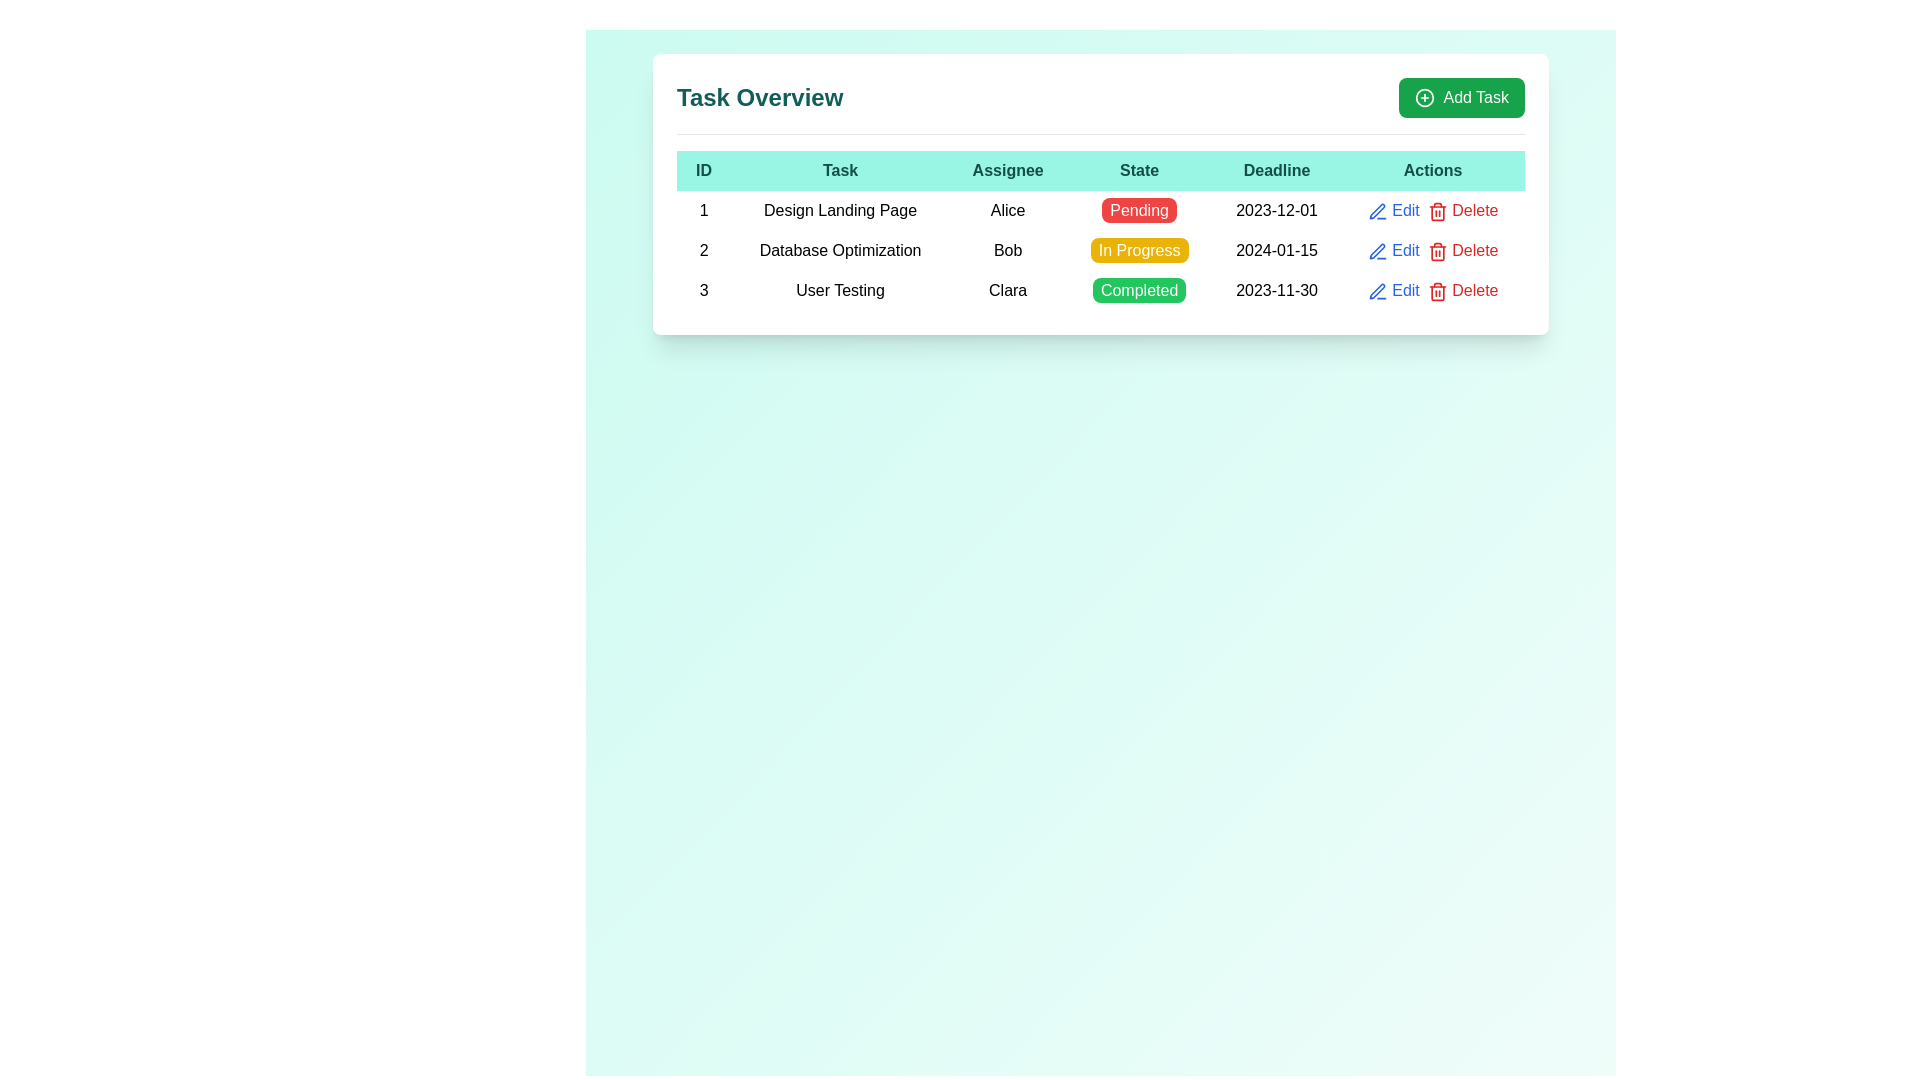  Describe the element at coordinates (1008, 290) in the screenshot. I see `the non-interactive text label displaying 'Clara' in the third cell of the third row under the 'Assignee' column in the table` at that location.